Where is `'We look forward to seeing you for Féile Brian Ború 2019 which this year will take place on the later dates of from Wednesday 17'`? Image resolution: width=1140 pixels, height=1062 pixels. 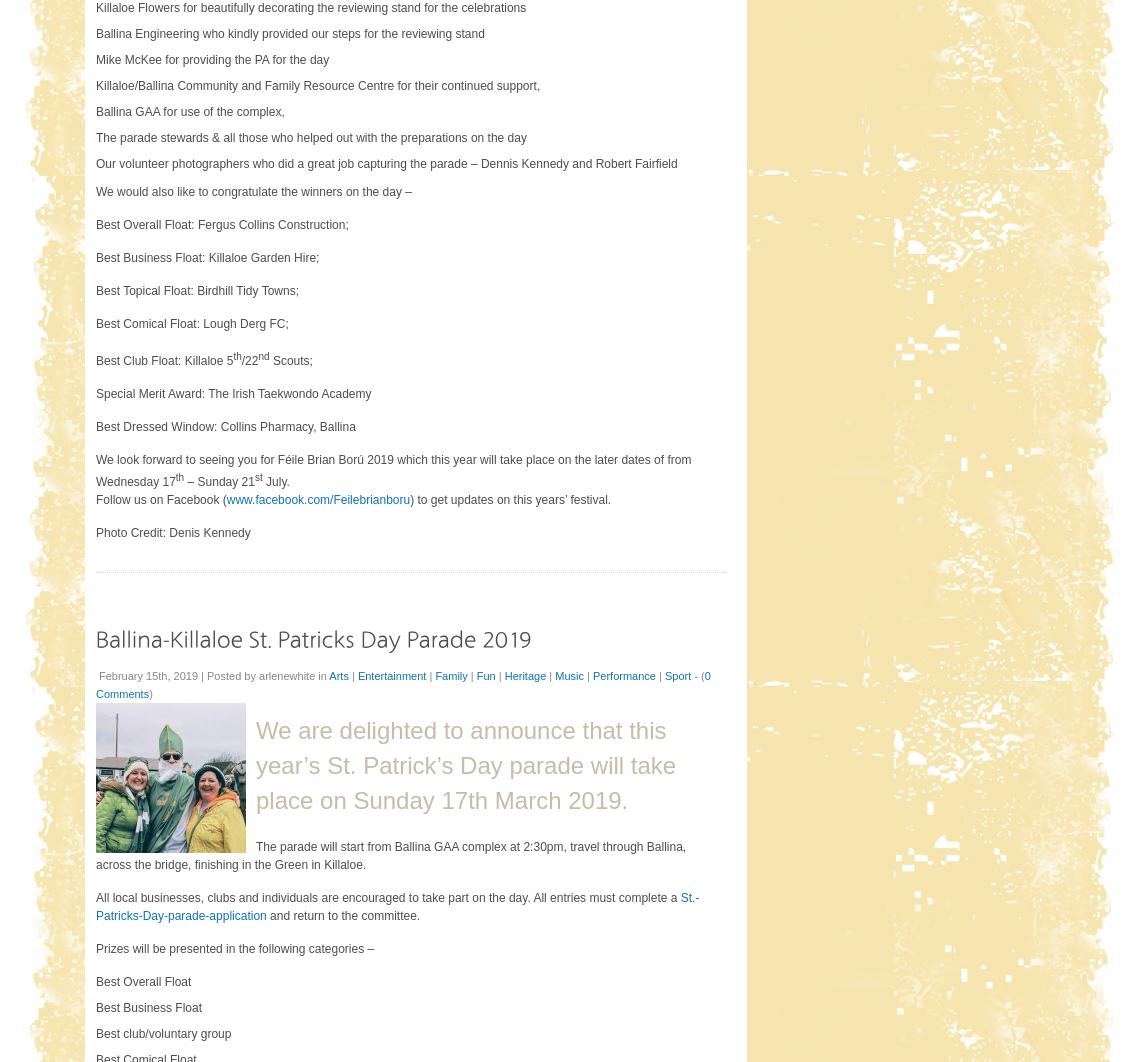 'We look forward to seeing you for Féile Brian Ború 2019 which this year will take place on the later dates of from Wednesday 17' is located at coordinates (392, 469).